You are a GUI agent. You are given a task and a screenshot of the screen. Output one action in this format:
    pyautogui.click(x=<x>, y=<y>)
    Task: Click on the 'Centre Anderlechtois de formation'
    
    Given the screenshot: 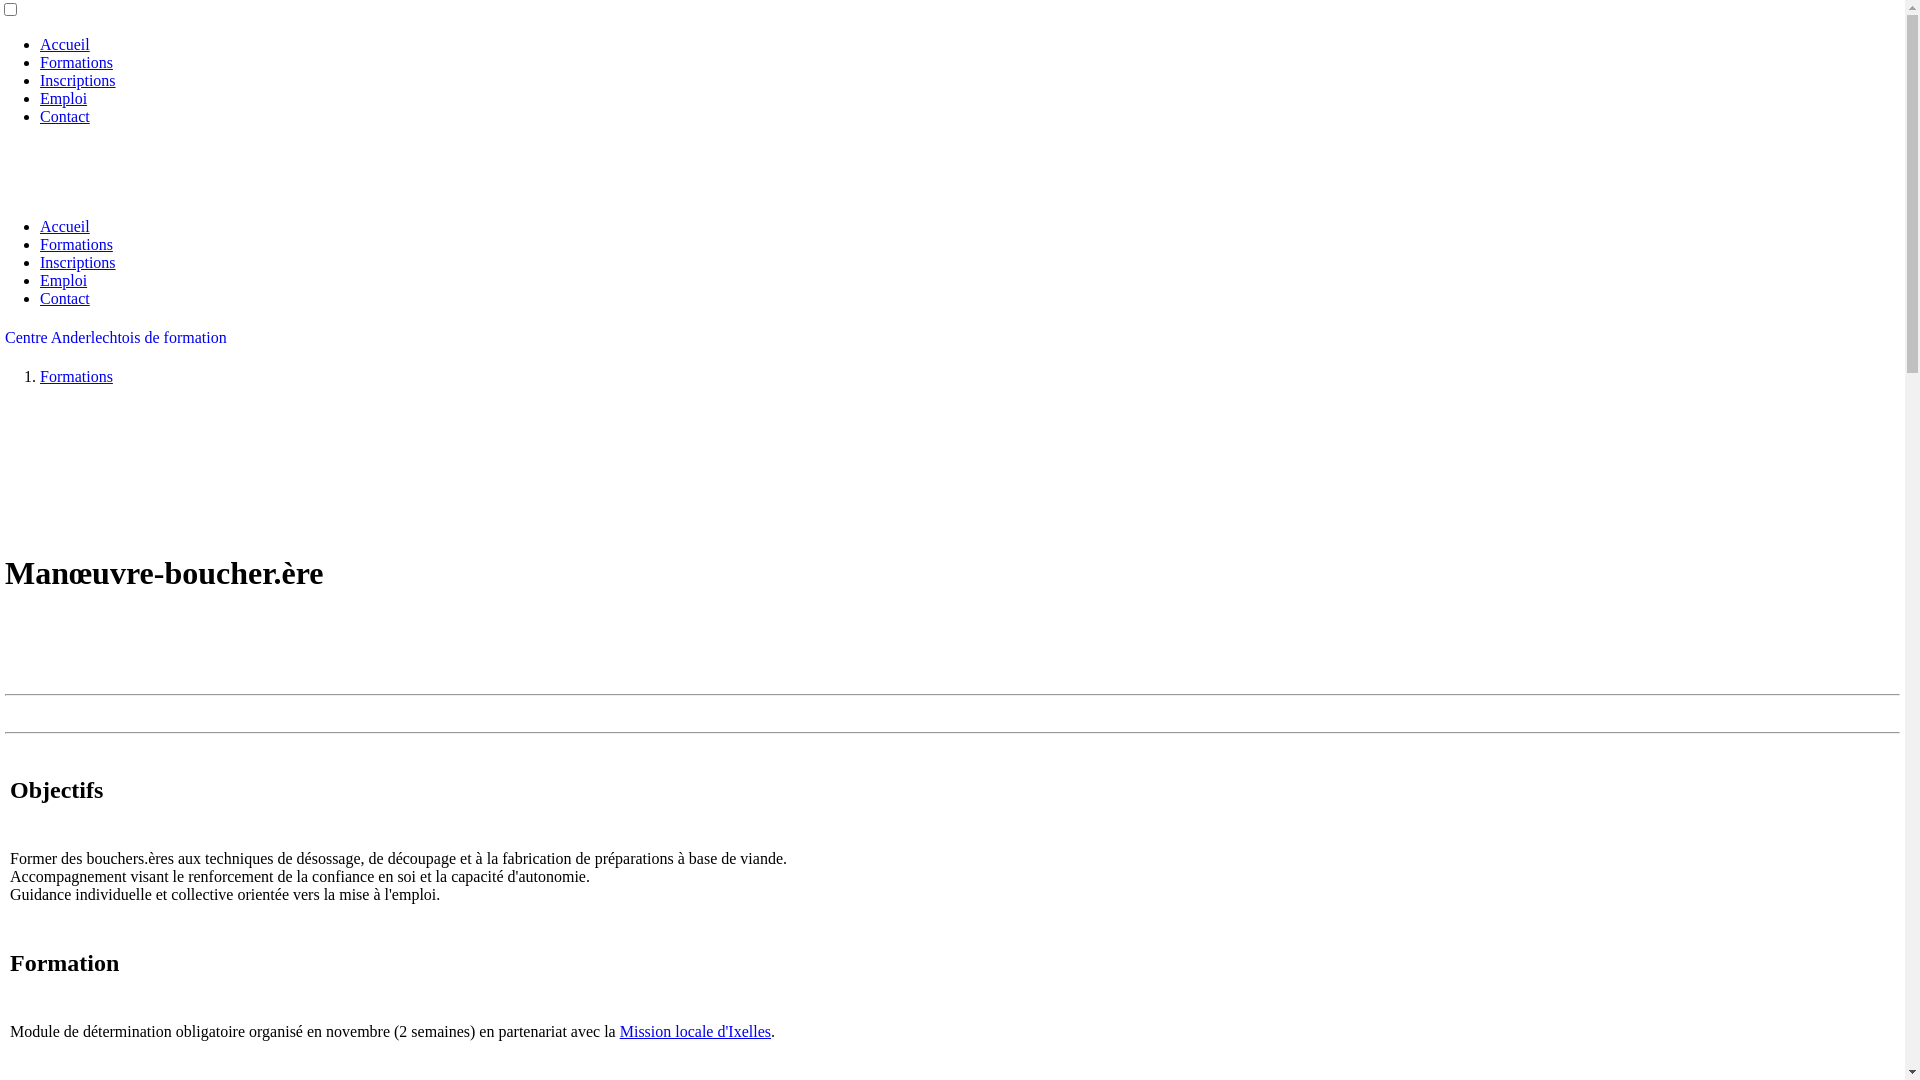 What is the action you would take?
    pyautogui.click(x=114, y=336)
    